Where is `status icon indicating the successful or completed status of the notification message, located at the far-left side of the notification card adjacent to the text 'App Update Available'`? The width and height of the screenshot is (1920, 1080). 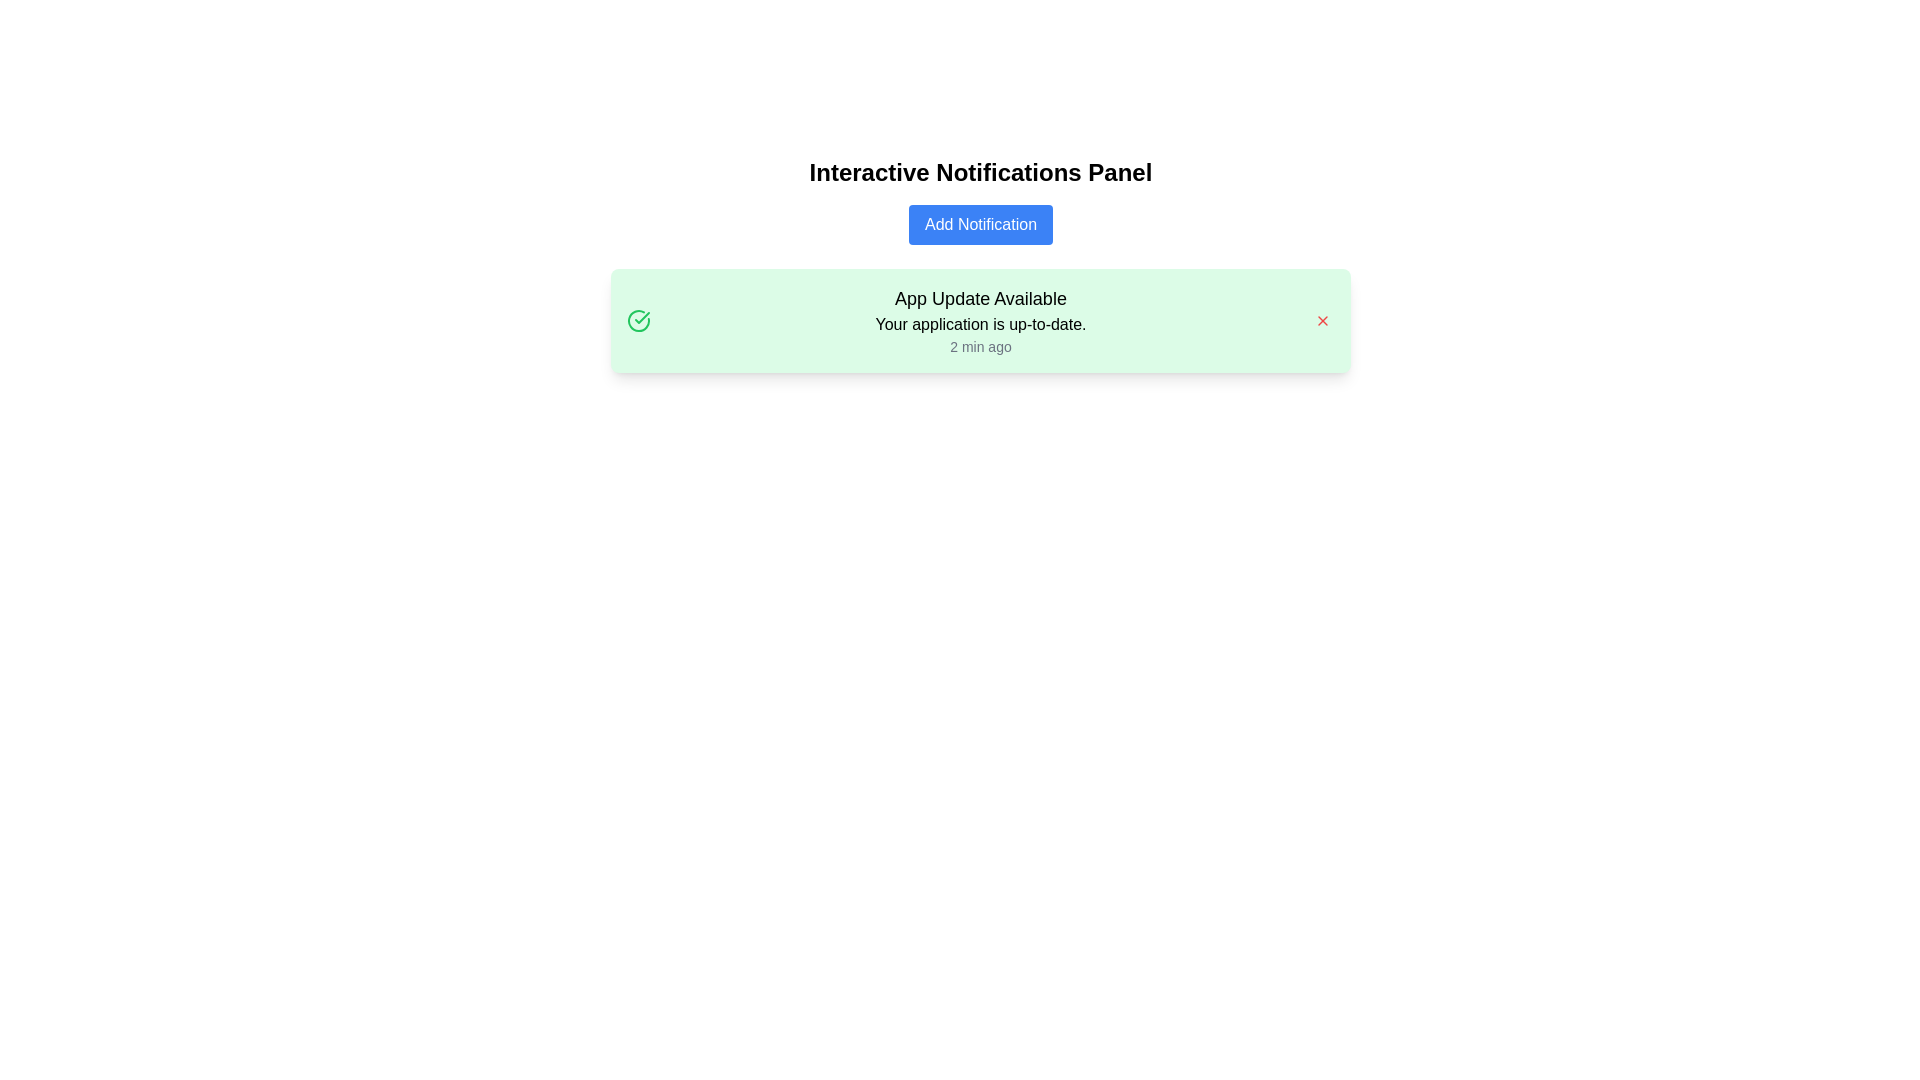
status icon indicating the successful or completed status of the notification message, located at the far-left side of the notification card adjacent to the text 'App Update Available' is located at coordinates (637, 319).